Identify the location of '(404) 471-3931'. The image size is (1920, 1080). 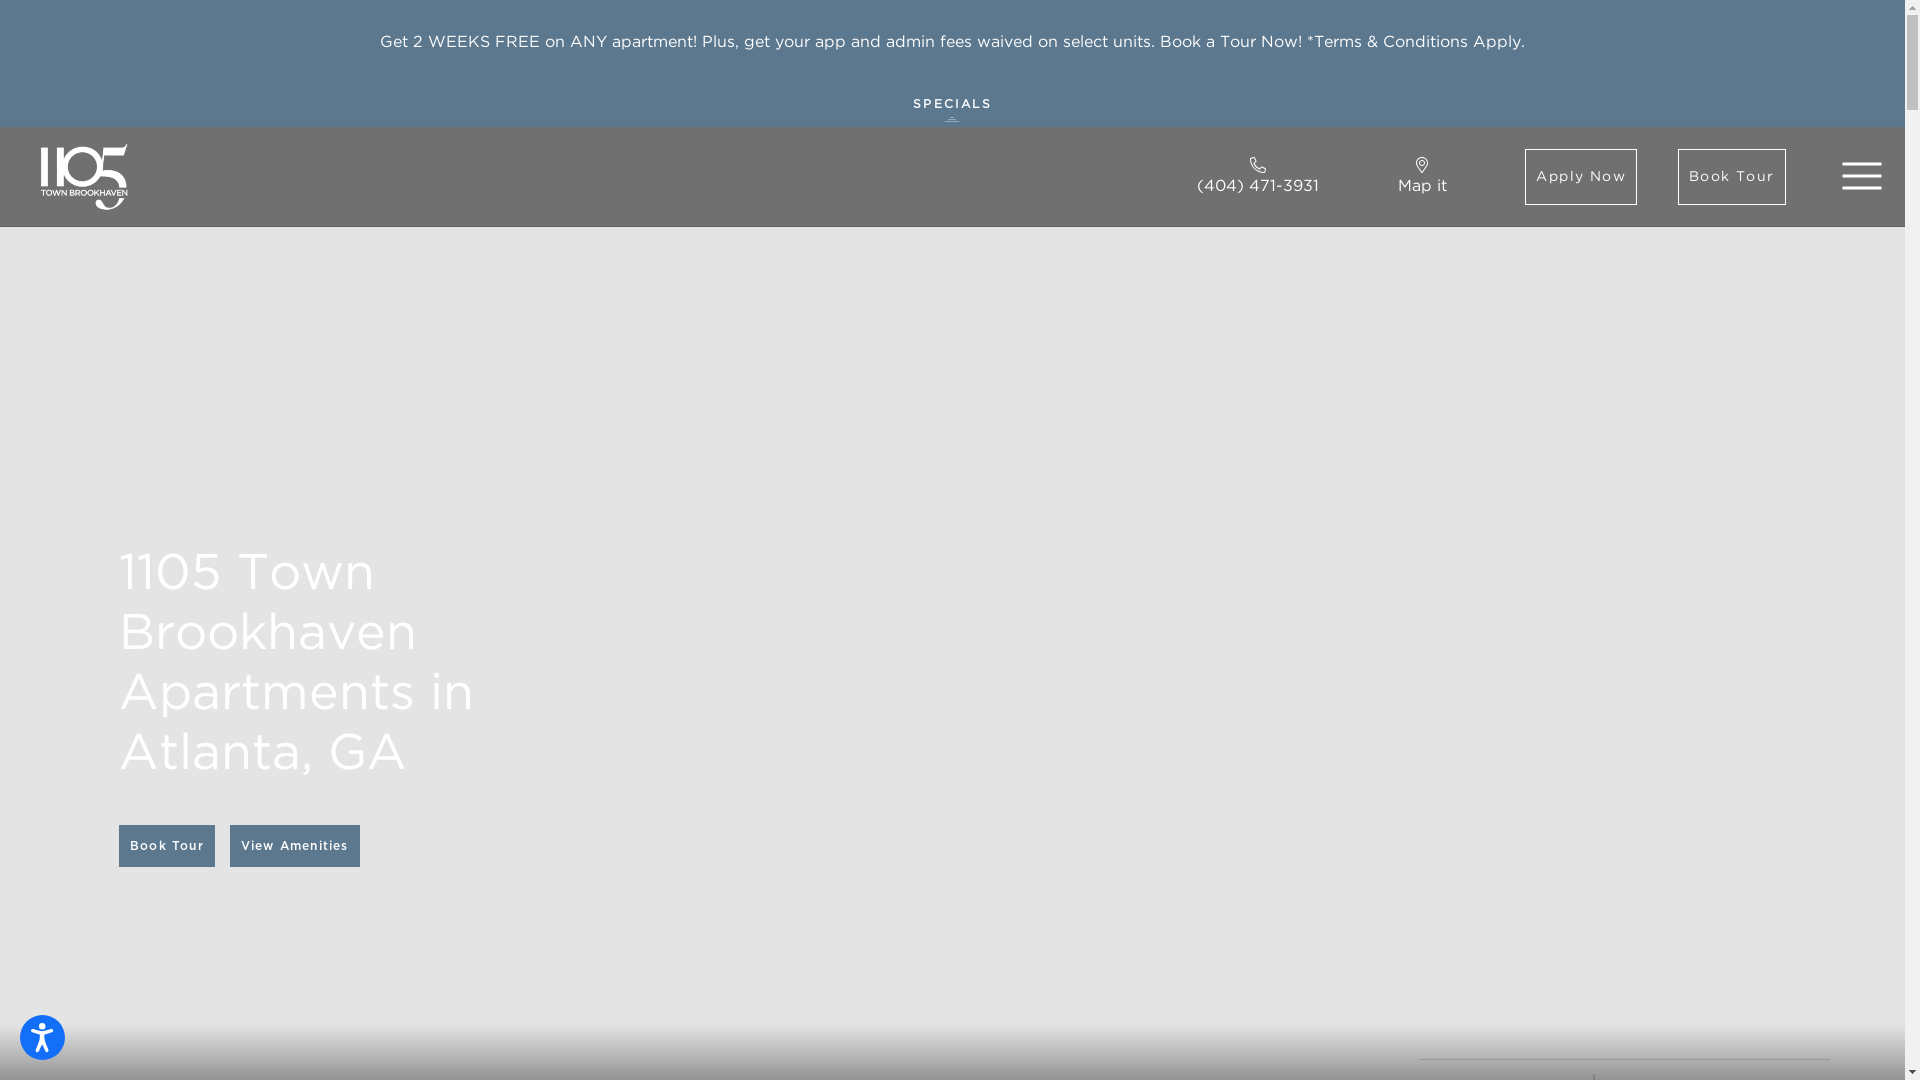
(1256, 176).